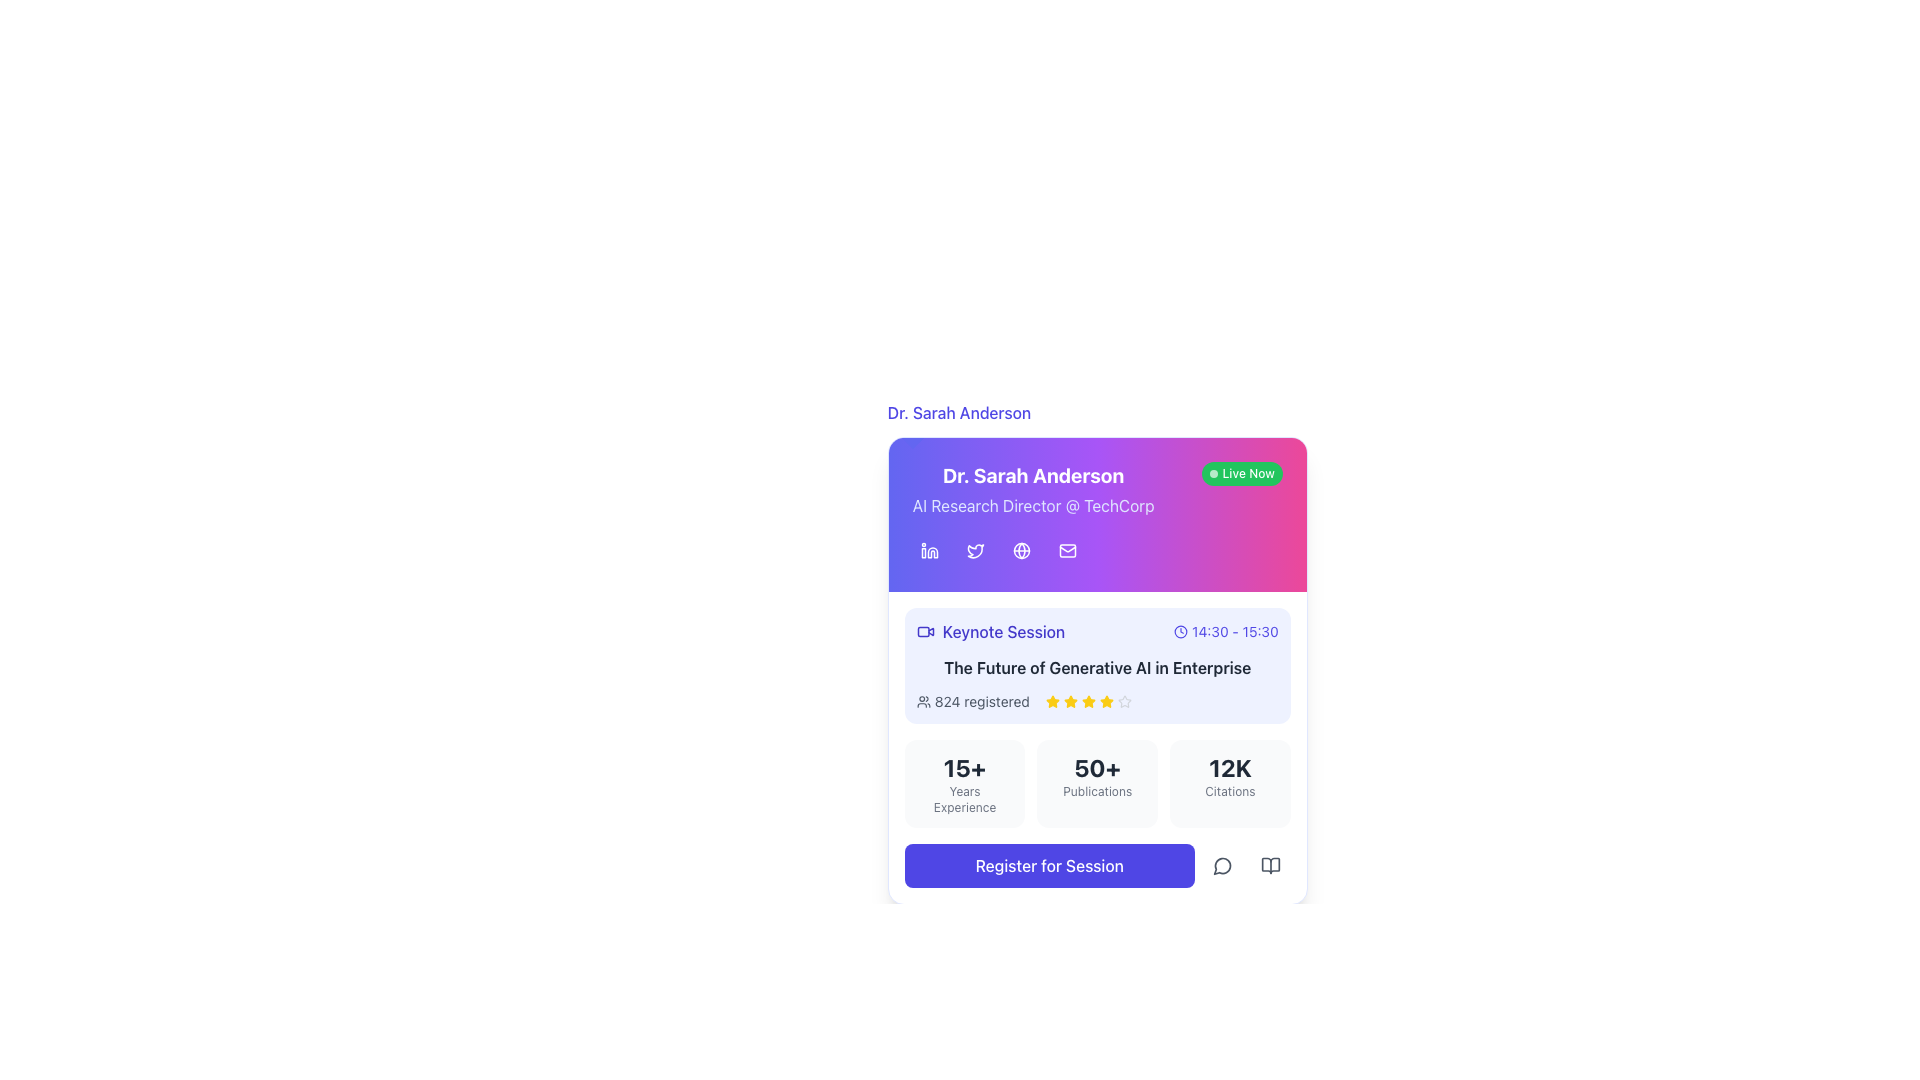 The width and height of the screenshot is (1920, 1080). Describe the element at coordinates (922, 701) in the screenshot. I see `the user group icon, which is a stylized silhouette of two people, located to the left of the text '824 registered' in the section detailing 'The Future of Generative AI in Enterprise'` at that location.